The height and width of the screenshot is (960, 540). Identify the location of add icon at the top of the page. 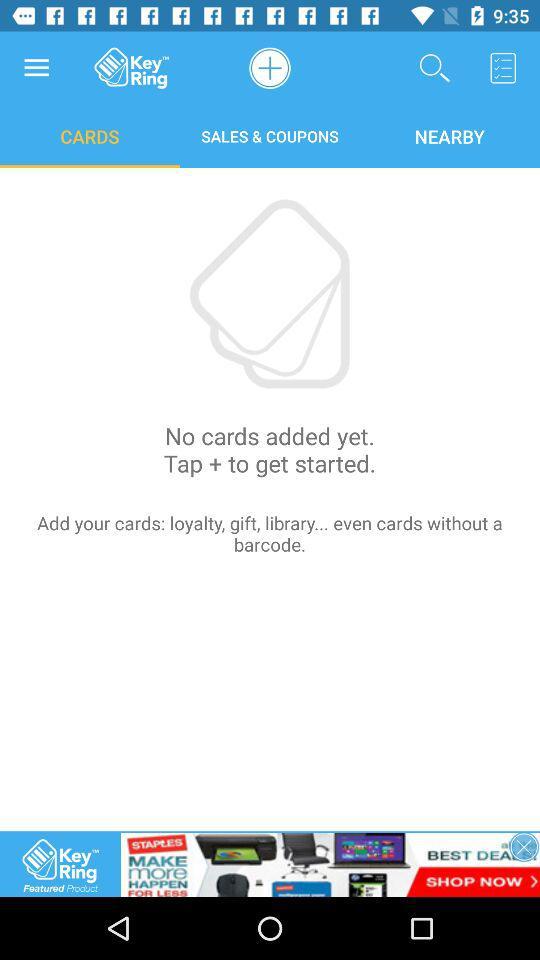
(270, 67).